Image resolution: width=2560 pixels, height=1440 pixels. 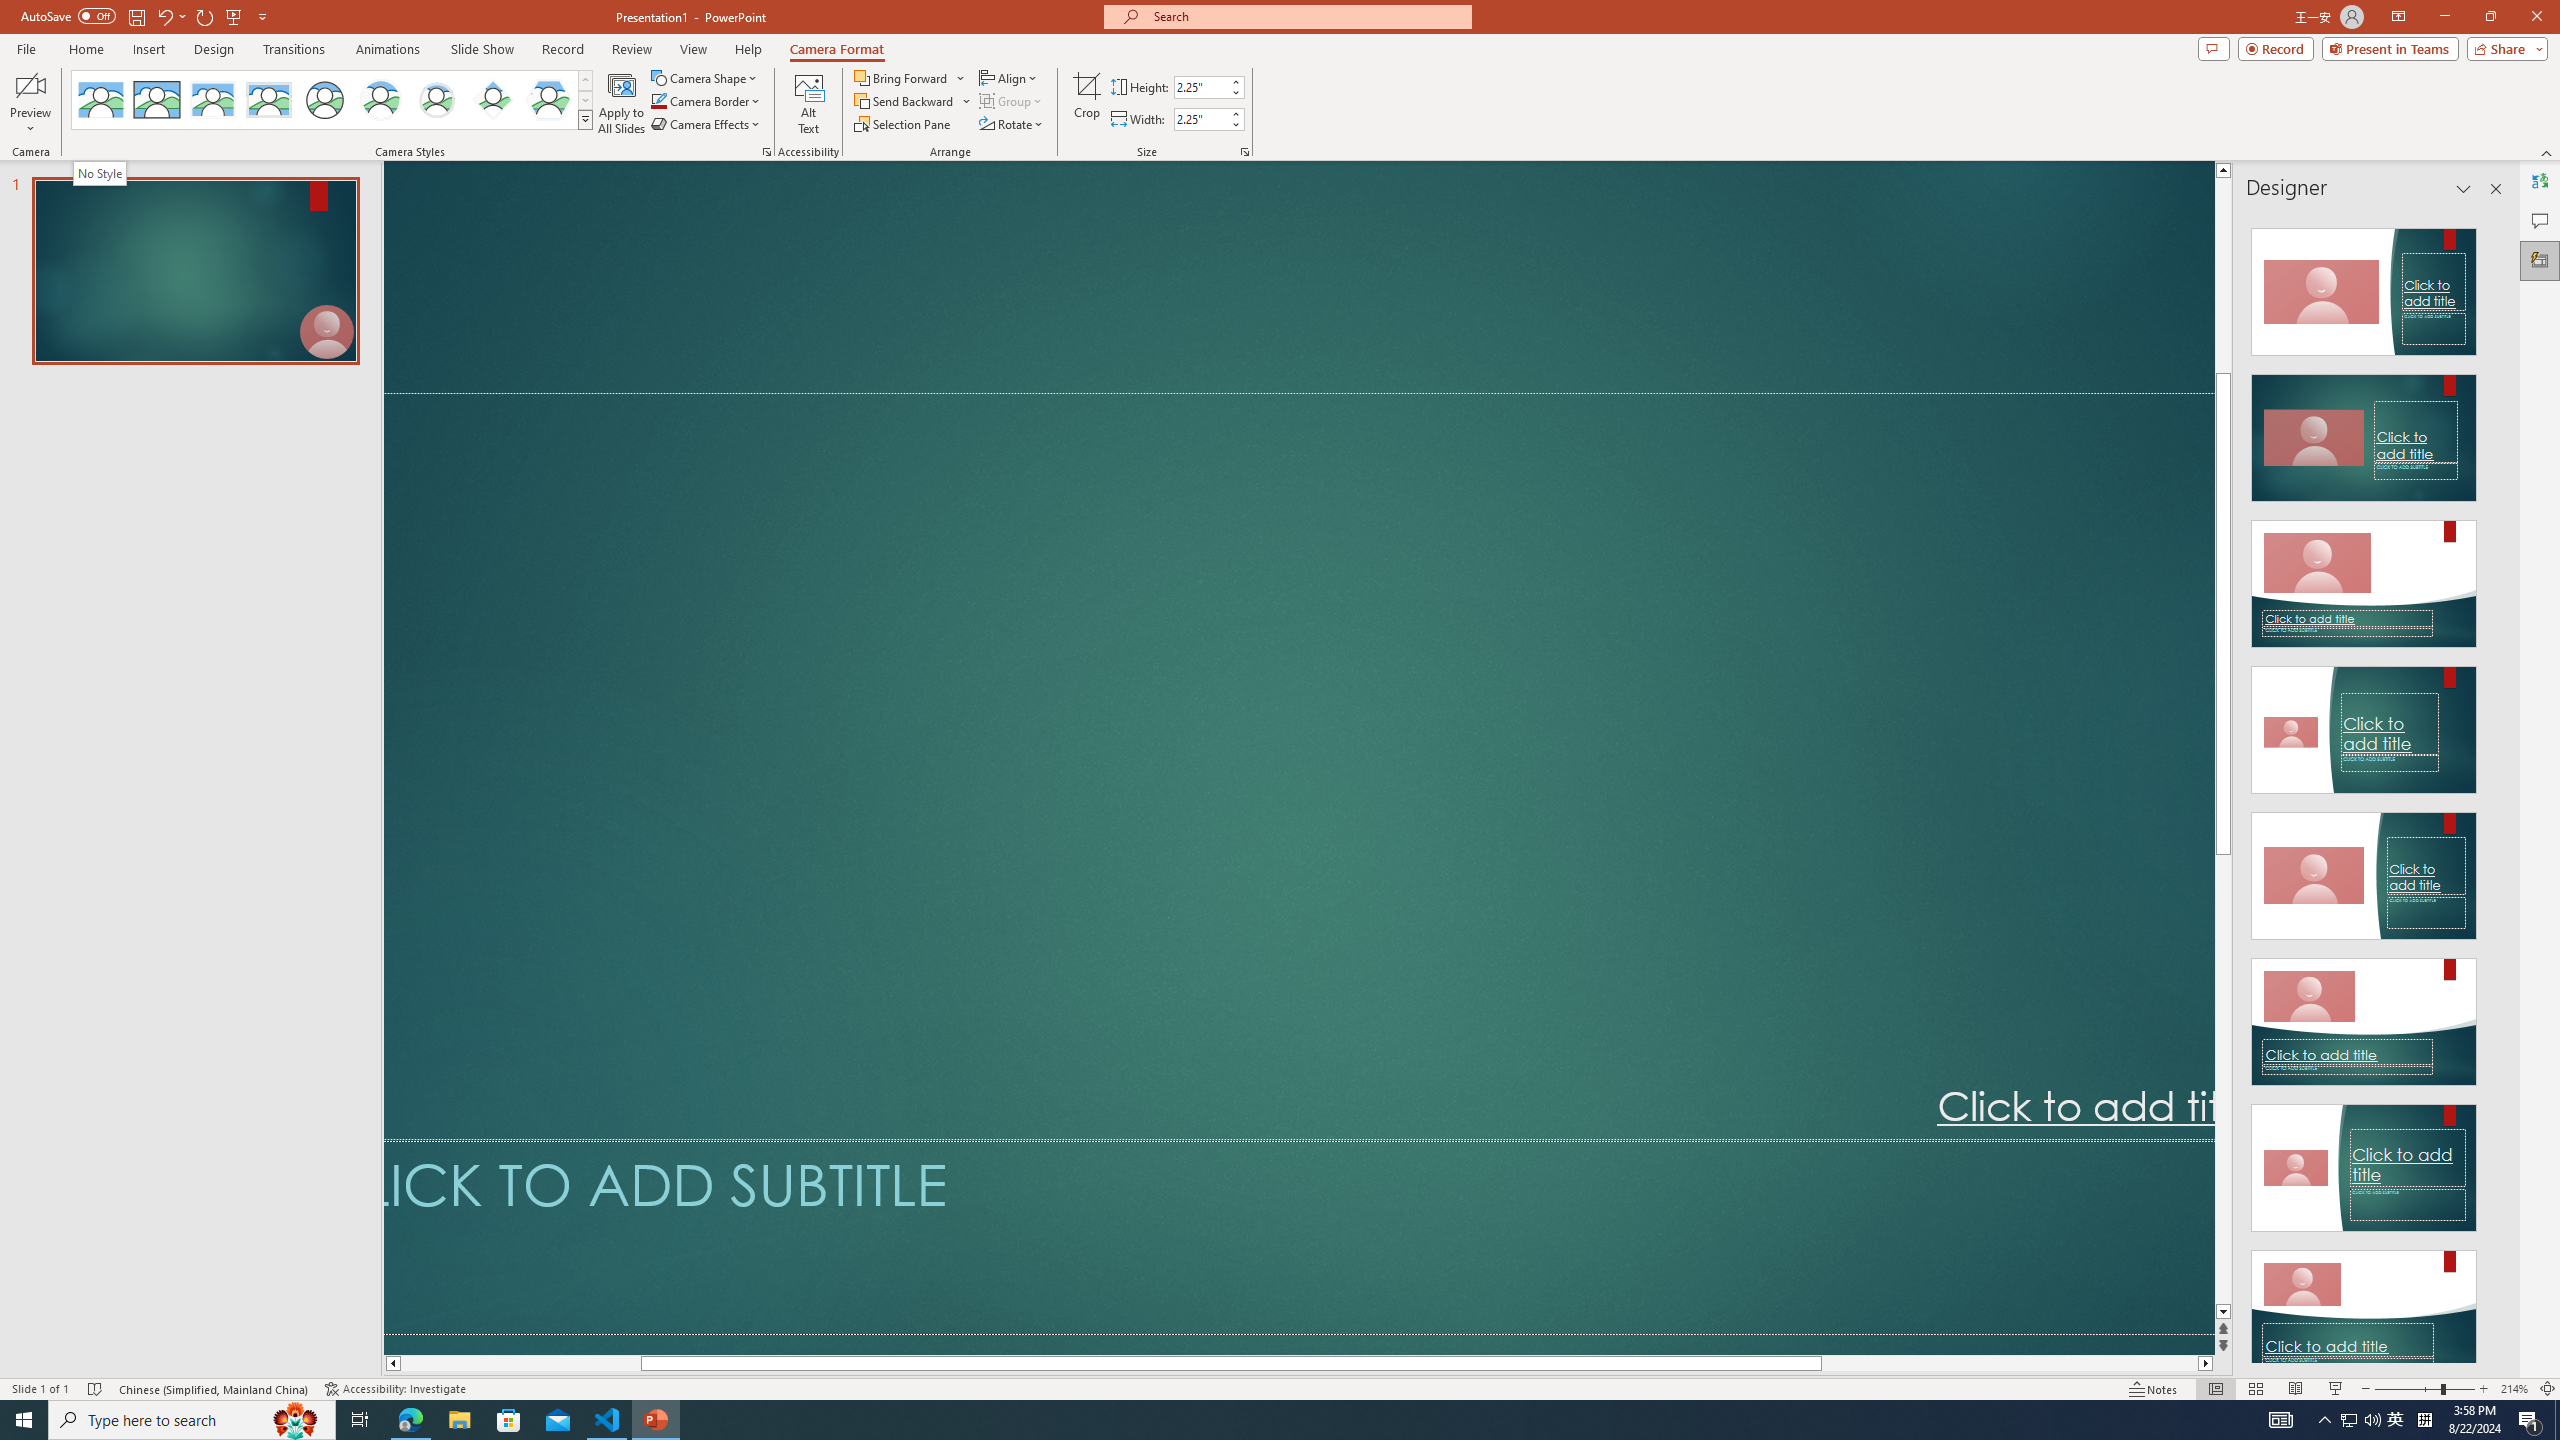 I want to click on 'Selection Pane...', so click(x=902, y=122).